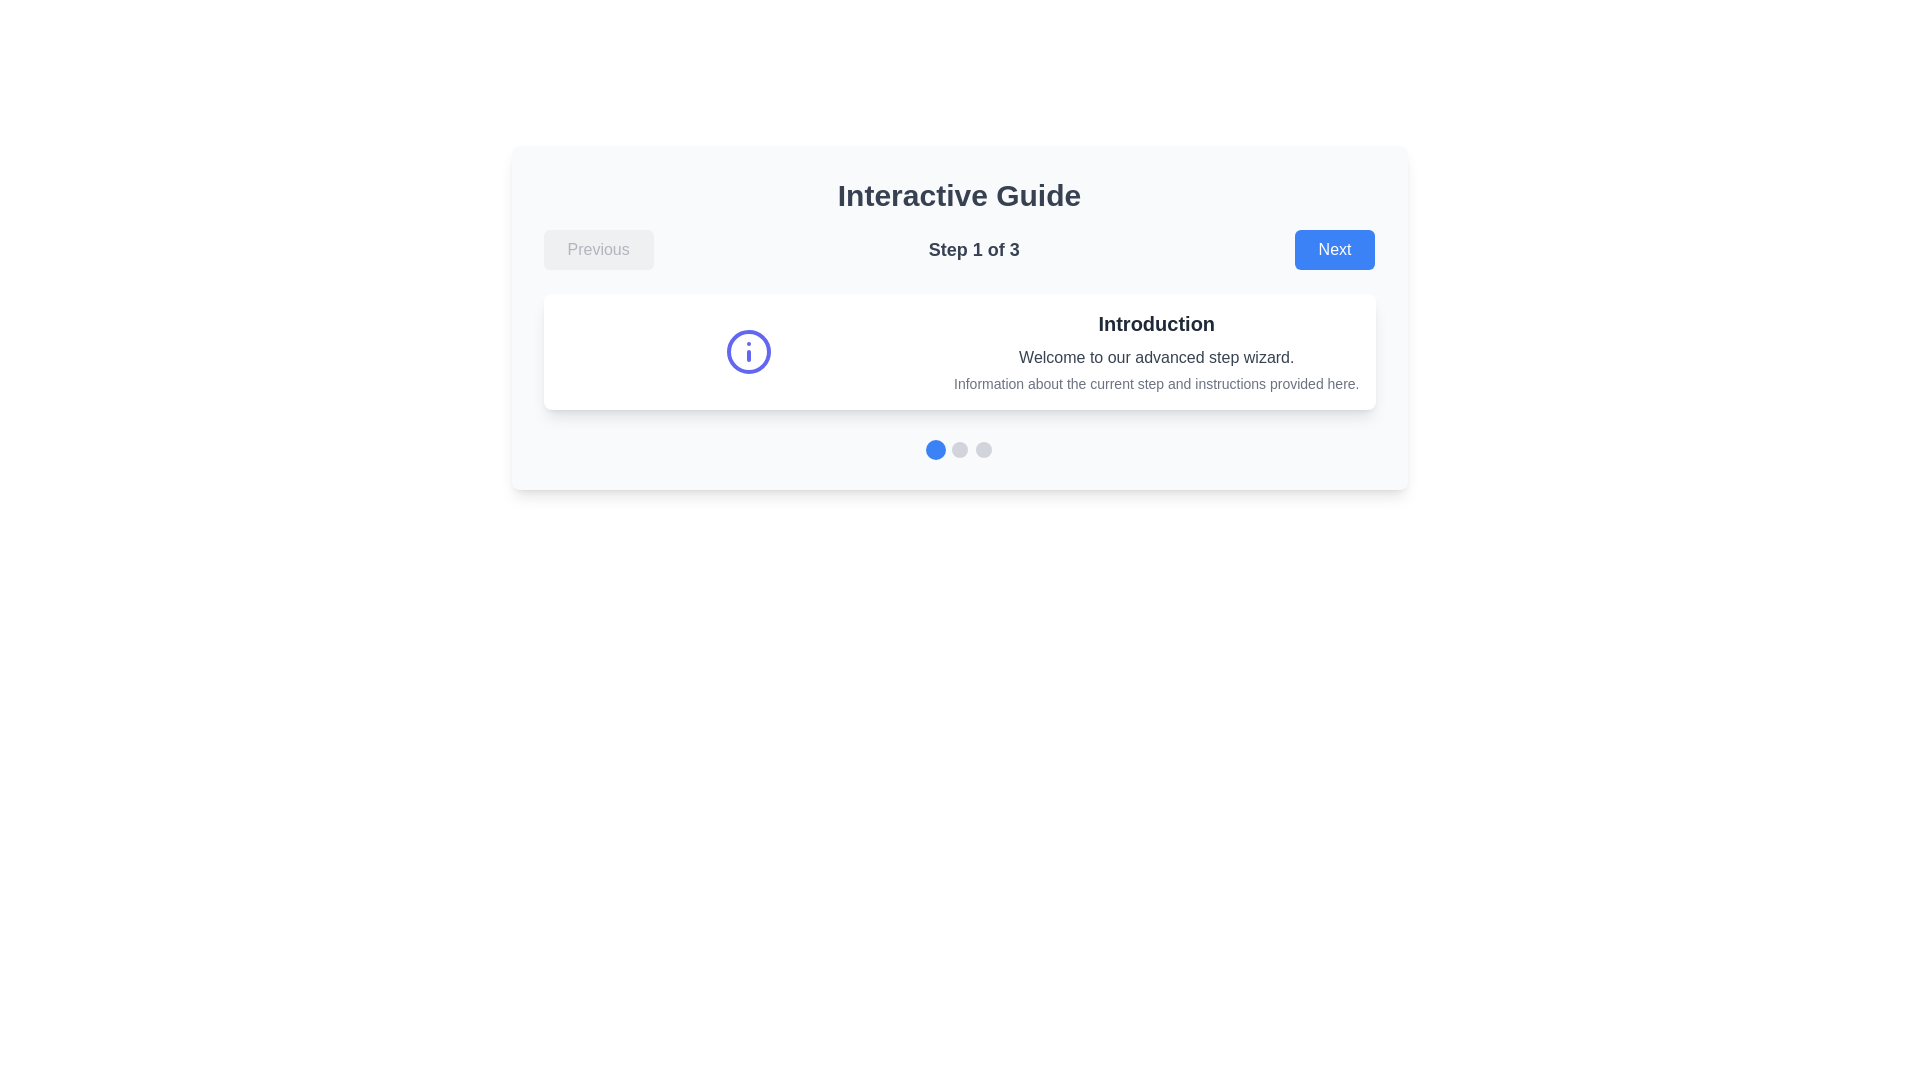 This screenshot has height=1080, width=1920. What do you see at coordinates (958, 450) in the screenshot?
I see `to select the second circular step indicator in the progress navigation system, which is located near the bottom-center of the user interface, positioned between a blue circle and a gray circle` at bounding box center [958, 450].